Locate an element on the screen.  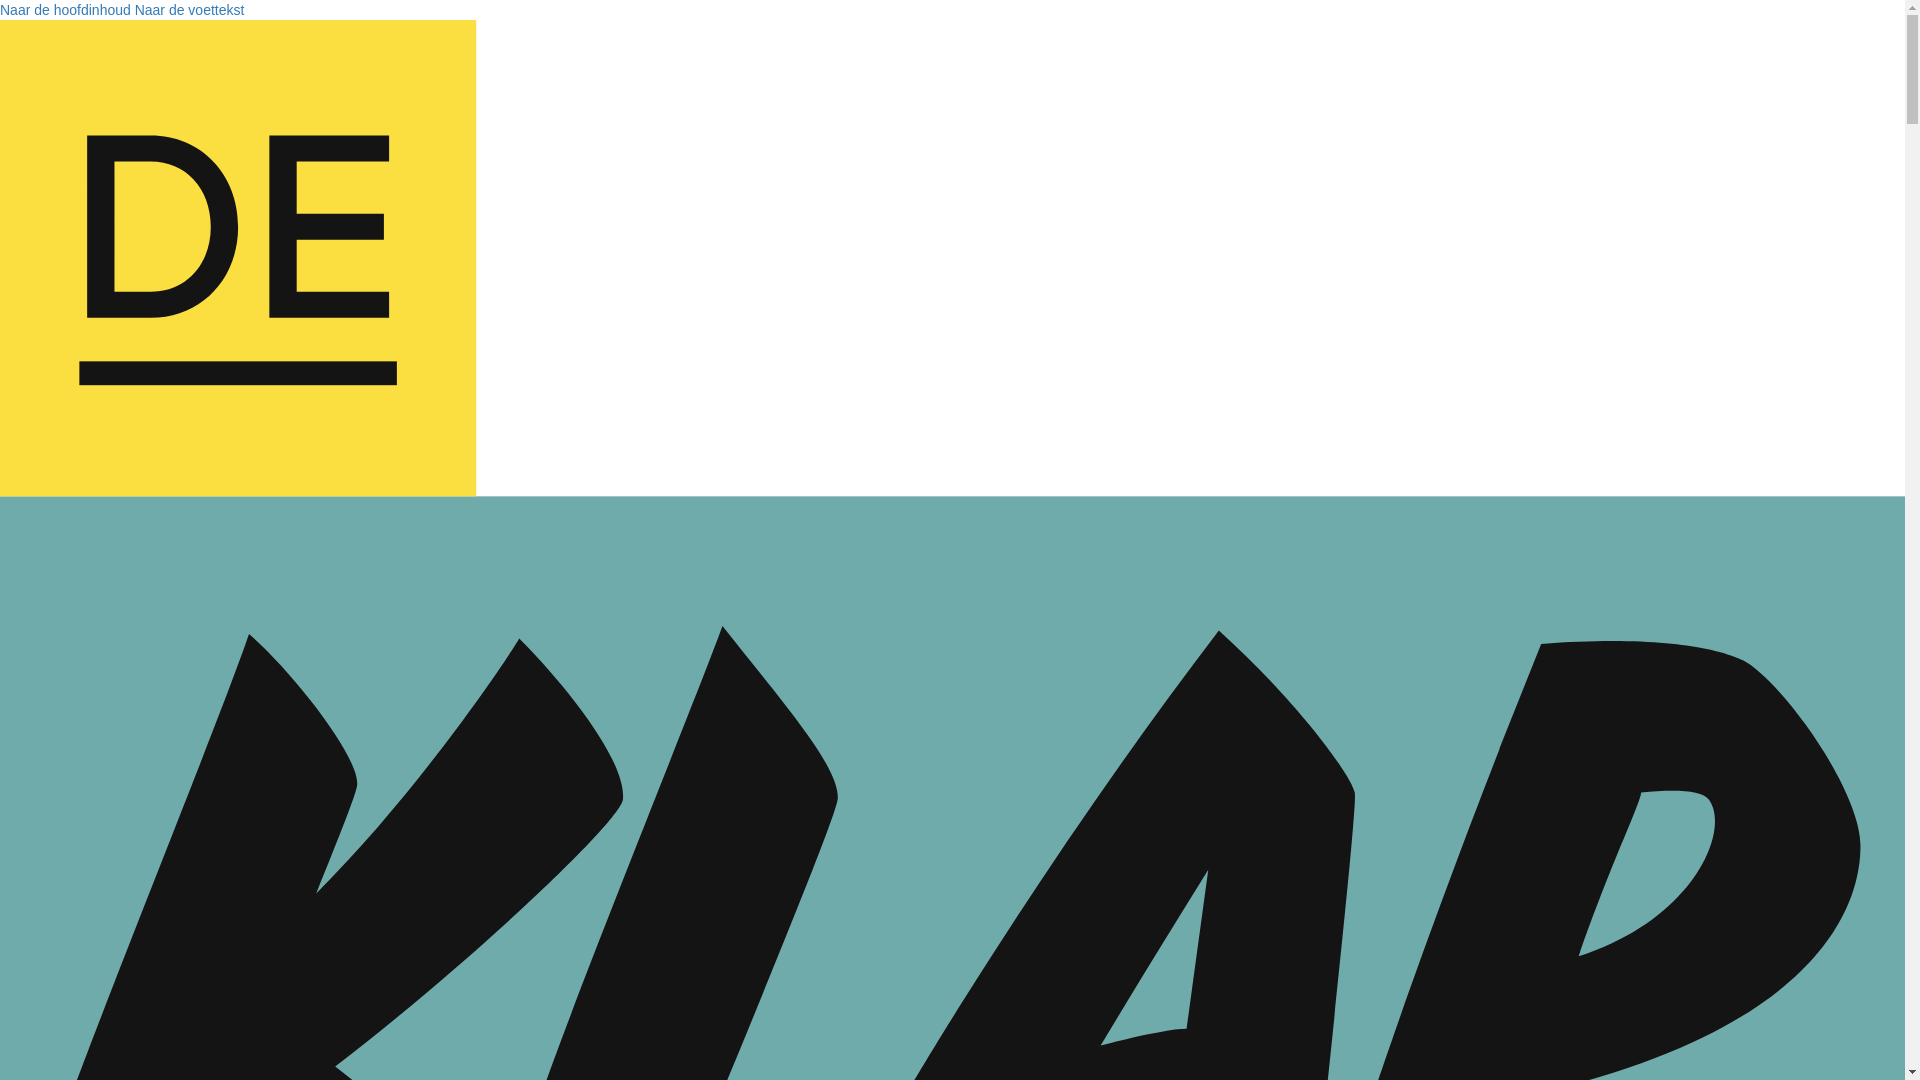
'Naar de hoofdinhoud' is located at coordinates (65, 10).